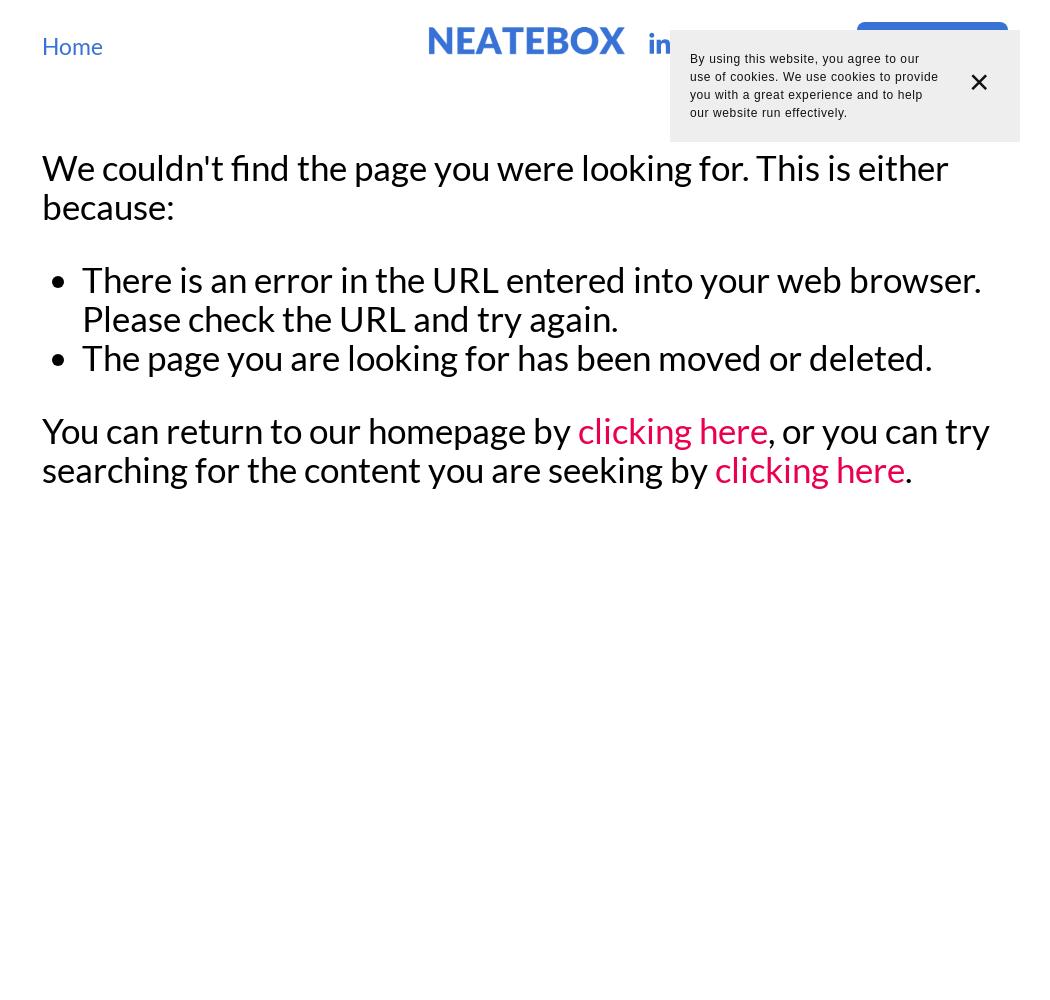 The height and width of the screenshot is (1000, 1050). Describe the element at coordinates (531, 298) in the screenshot. I see `'There is an error in the URL entered into your web browser. Please check the URL and try again.'` at that location.